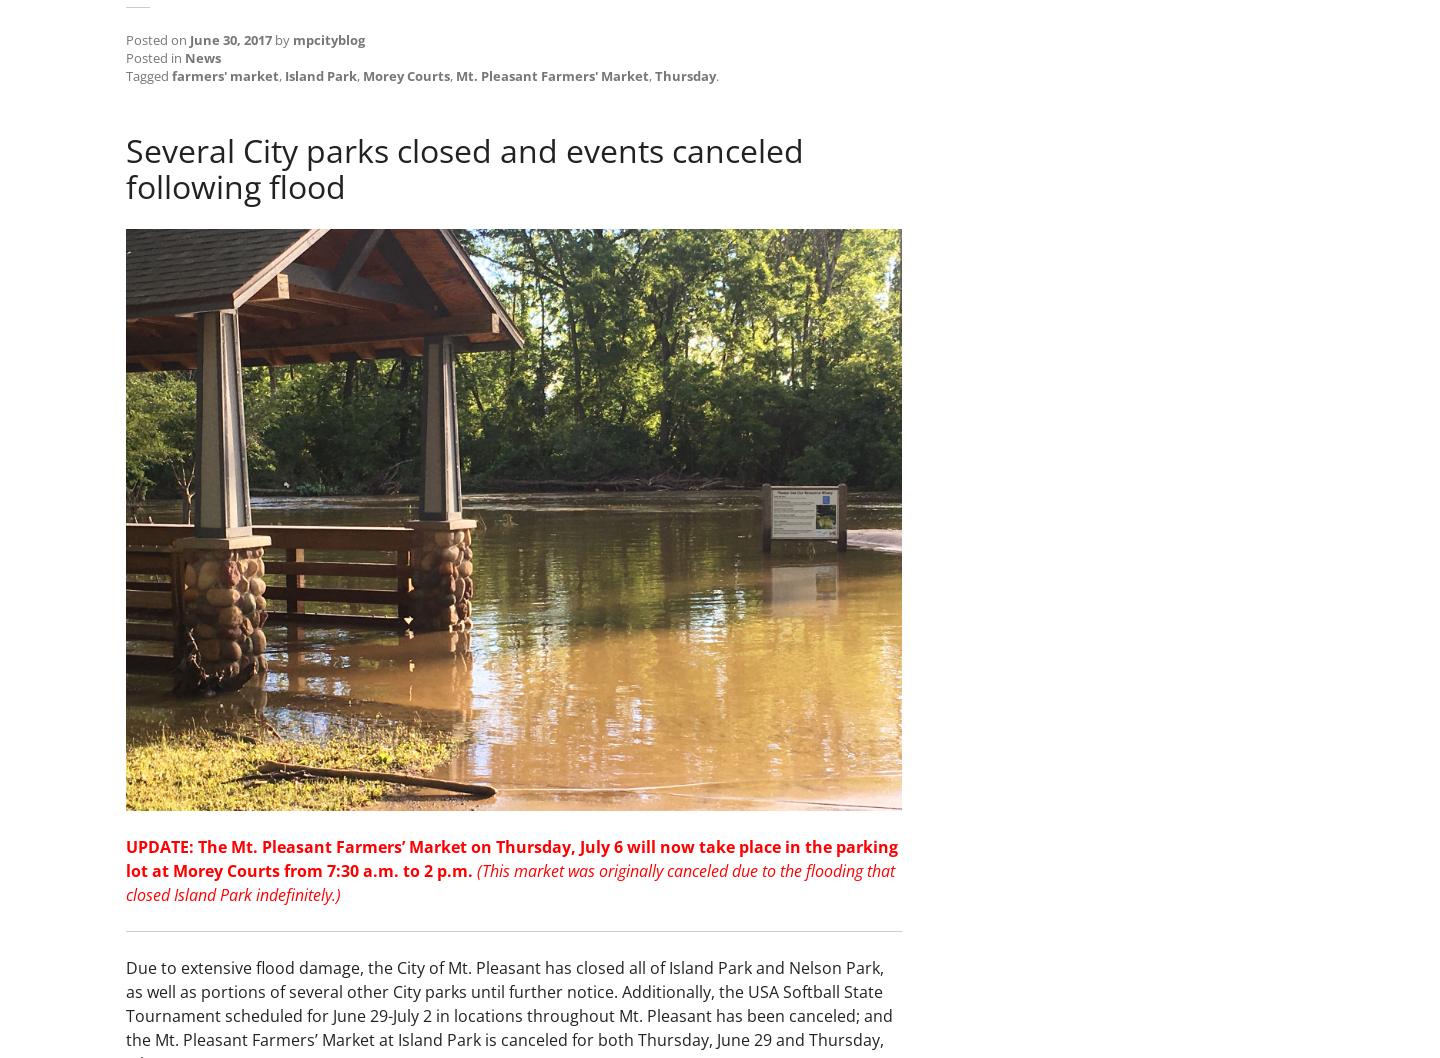  What do you see at coordinates (509, 883) in the screenshot?
I see `'(This market was originally canceled due to the flooding that closed Island Park indefinitely.)'` at bounding box center [509, 883].